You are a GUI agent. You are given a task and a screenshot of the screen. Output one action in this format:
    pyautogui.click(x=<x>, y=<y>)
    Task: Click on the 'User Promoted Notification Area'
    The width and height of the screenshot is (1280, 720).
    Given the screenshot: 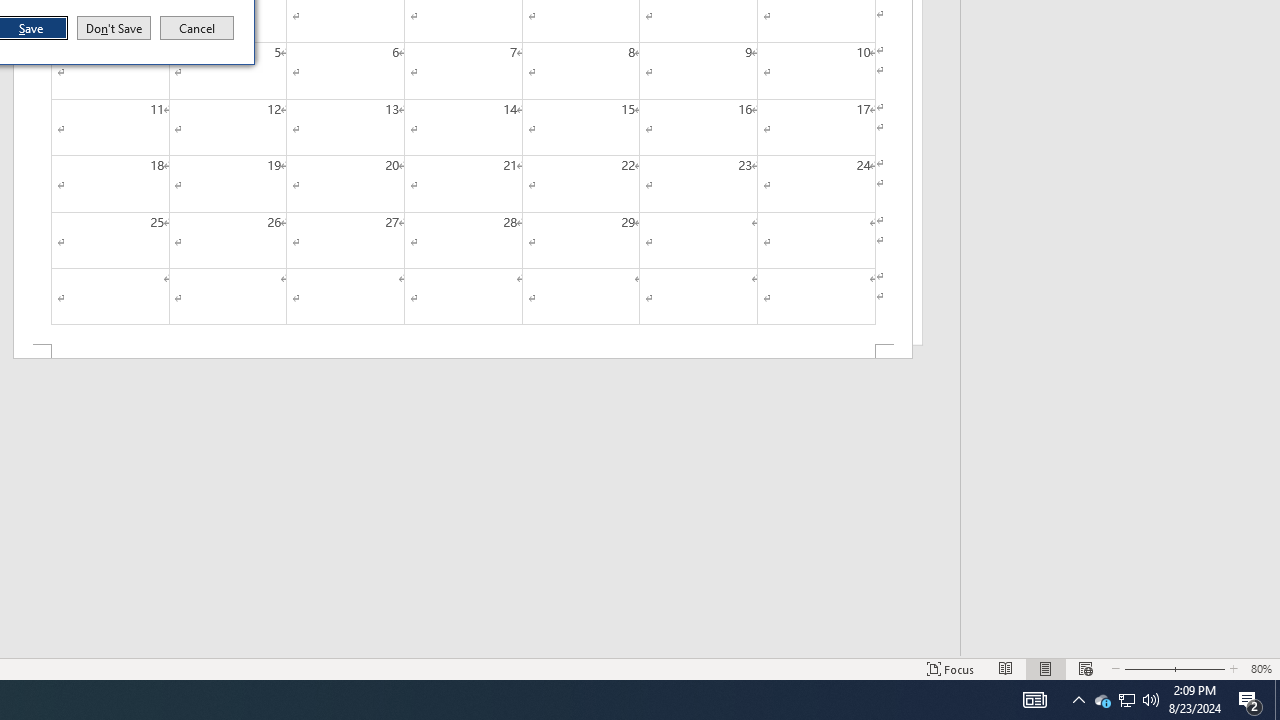 What is the action you would take?
    pyautogui.click(x=1127, y=698)
    